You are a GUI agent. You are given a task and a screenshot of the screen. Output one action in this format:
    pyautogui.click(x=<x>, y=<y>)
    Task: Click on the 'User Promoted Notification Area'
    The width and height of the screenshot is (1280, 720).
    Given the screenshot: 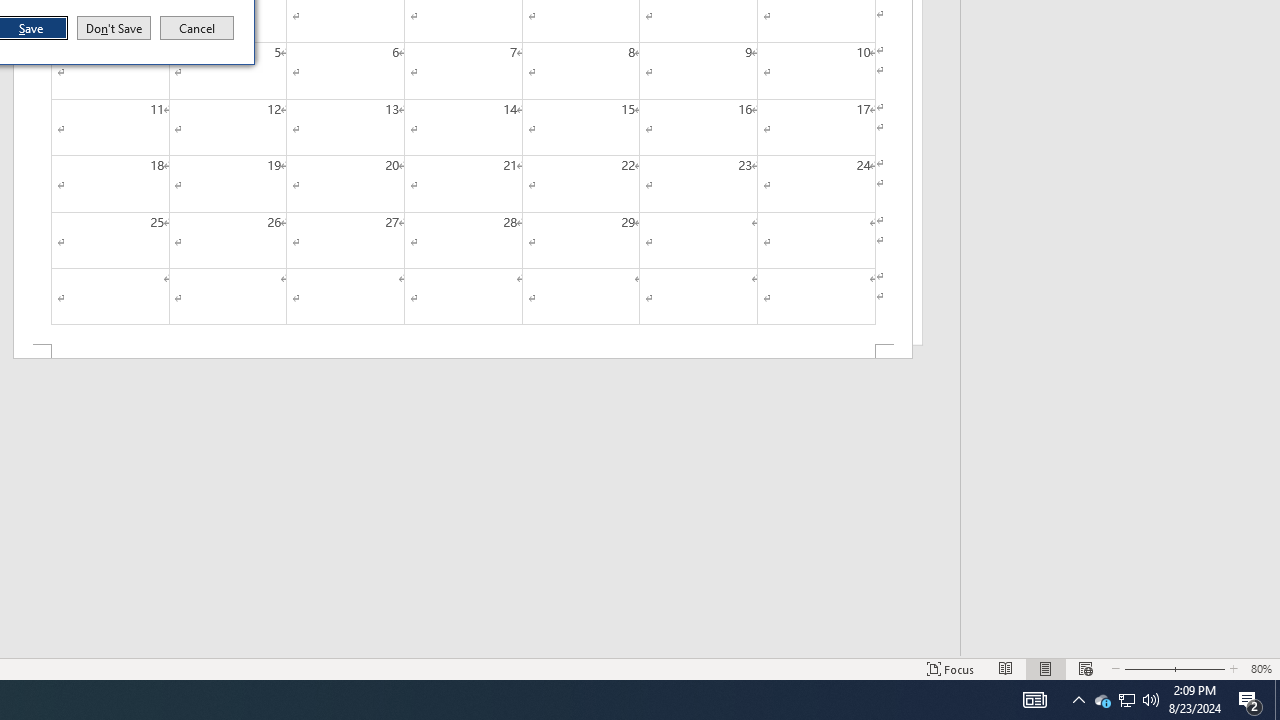 What is the action you would take?
    pyautogui.click(x=1127, y=698)
    